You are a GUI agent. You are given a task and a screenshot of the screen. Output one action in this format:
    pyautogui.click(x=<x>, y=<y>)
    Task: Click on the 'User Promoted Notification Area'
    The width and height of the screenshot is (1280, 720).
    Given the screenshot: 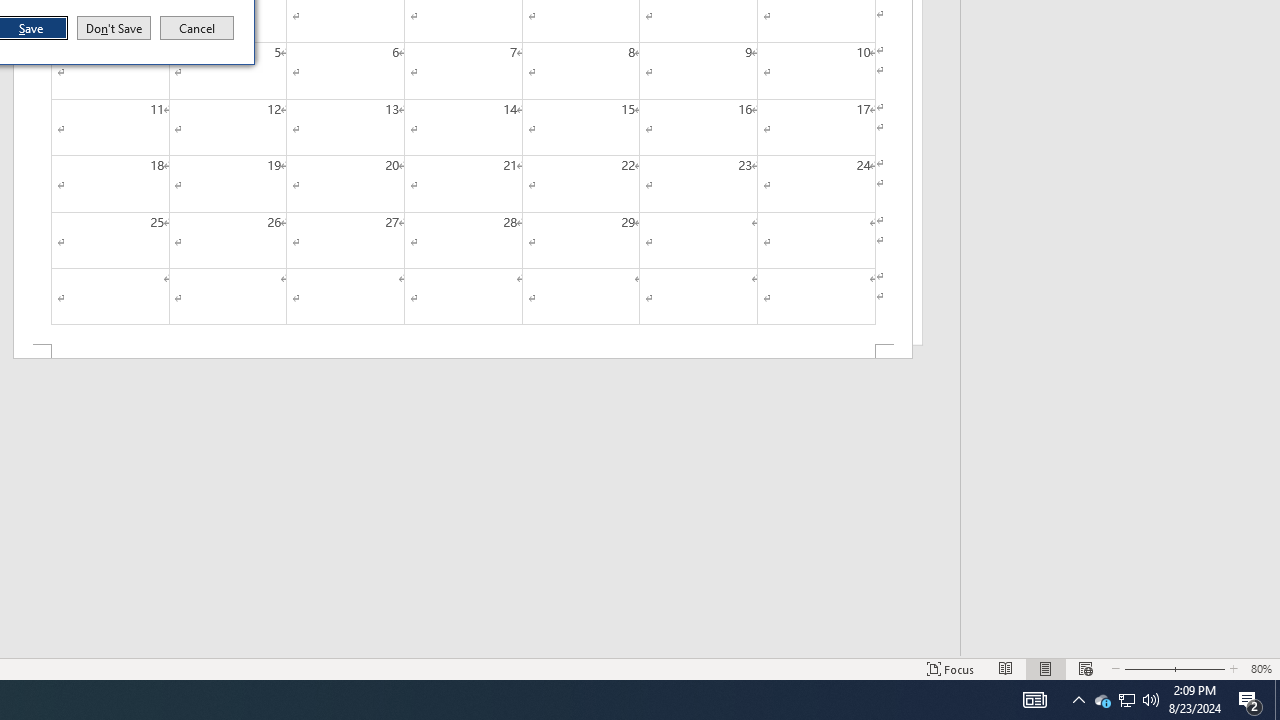 What is the action you would take?
    pyautogui.click(x=1127, y=698)
    